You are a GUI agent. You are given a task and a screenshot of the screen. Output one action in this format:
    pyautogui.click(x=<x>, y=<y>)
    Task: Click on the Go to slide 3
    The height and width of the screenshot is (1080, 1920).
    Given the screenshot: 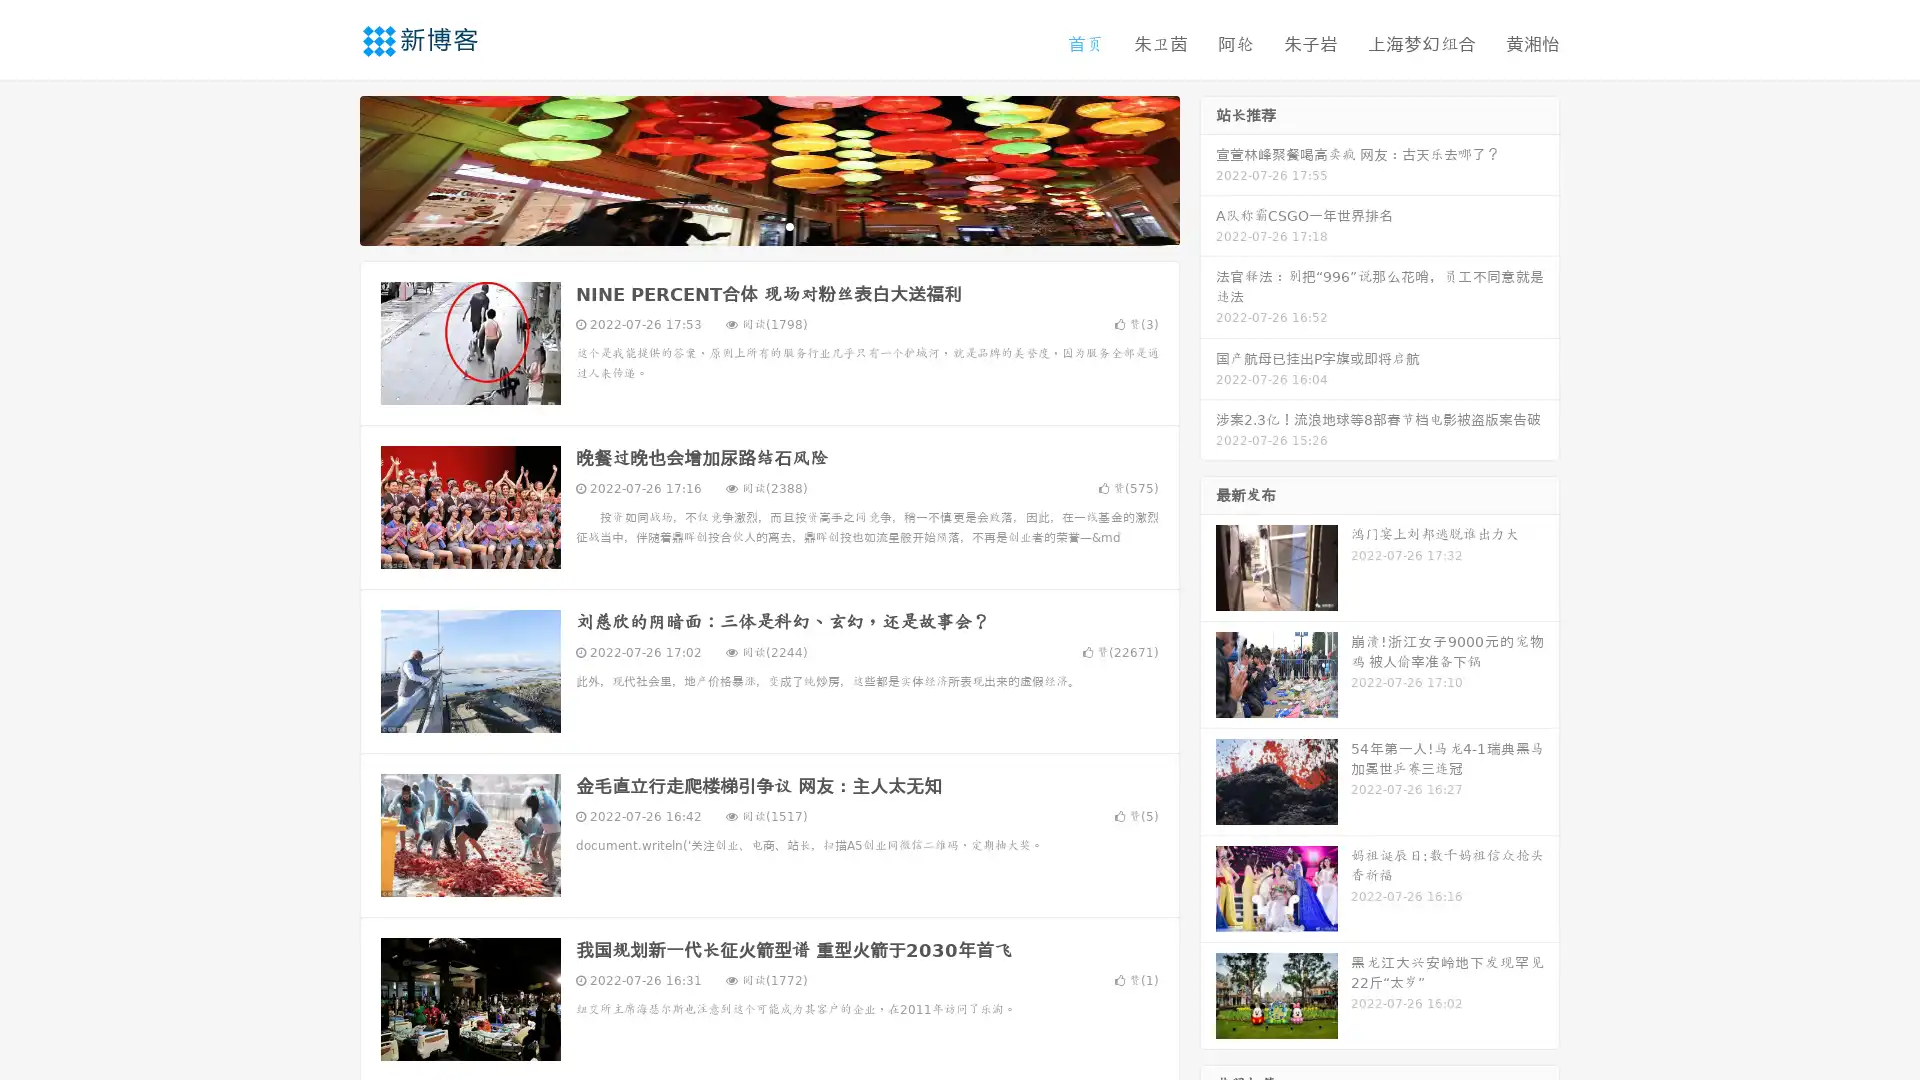 What is the action you would take?
    pyautogui.click(x=789, y=225)
    